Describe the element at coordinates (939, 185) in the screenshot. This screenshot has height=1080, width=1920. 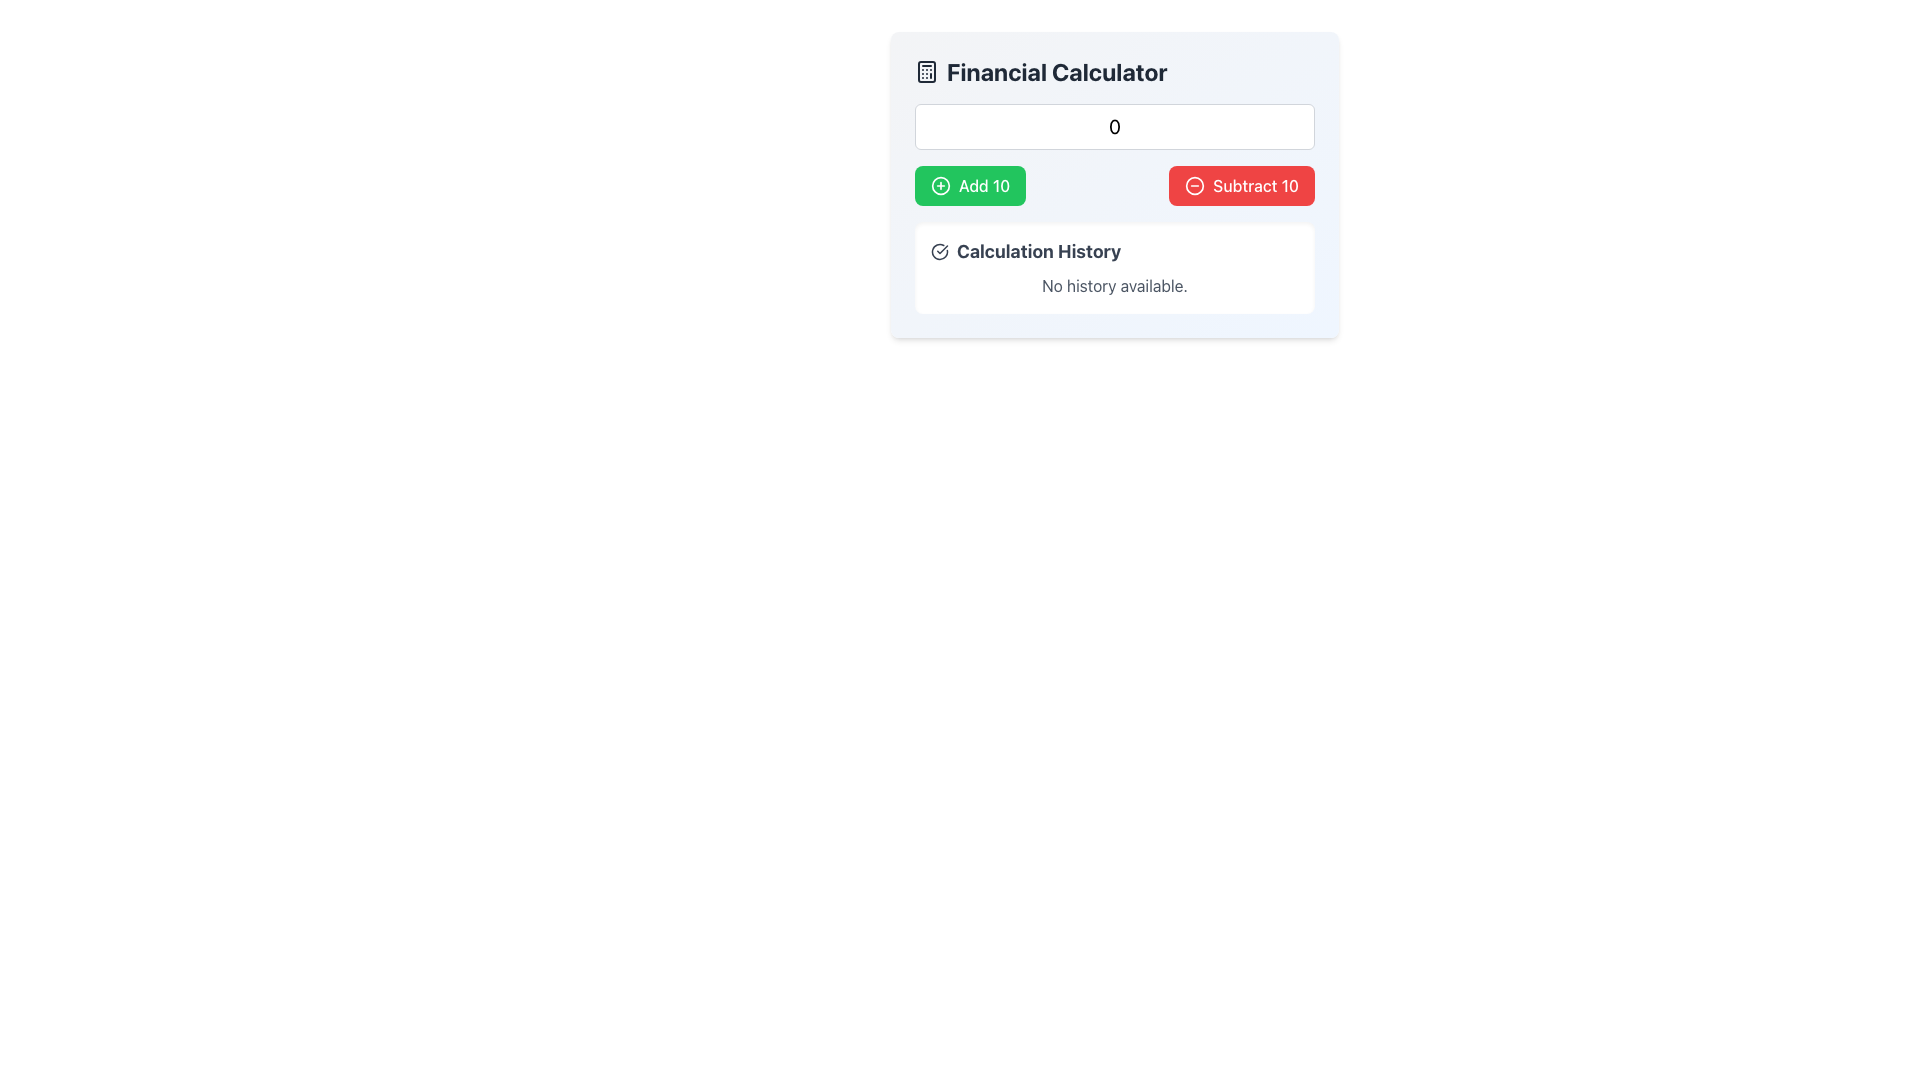
I see `the SVG-based icon located inside the green 'Add 10' button, which visually indicates the action of adding or increasing a numeric value` at that location.